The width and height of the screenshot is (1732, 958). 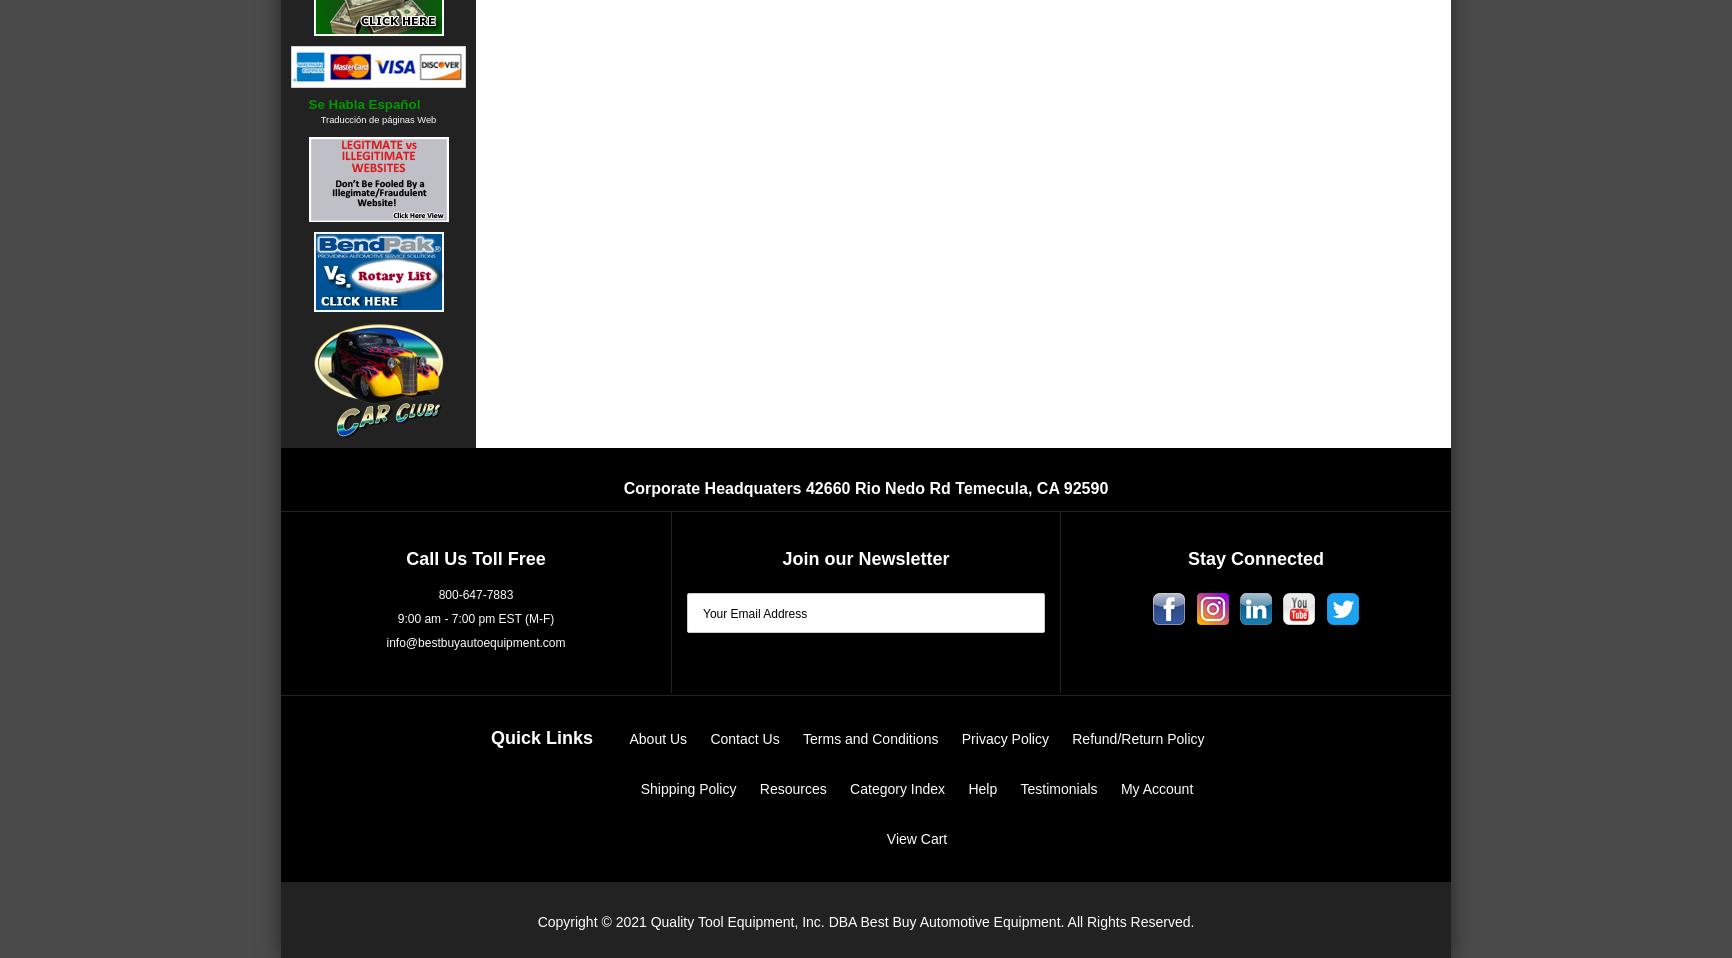 What do you see at coordinates (686, 787) in the screenshot?
I see `'Shipping Policy'` at bounding box center [686, 787].